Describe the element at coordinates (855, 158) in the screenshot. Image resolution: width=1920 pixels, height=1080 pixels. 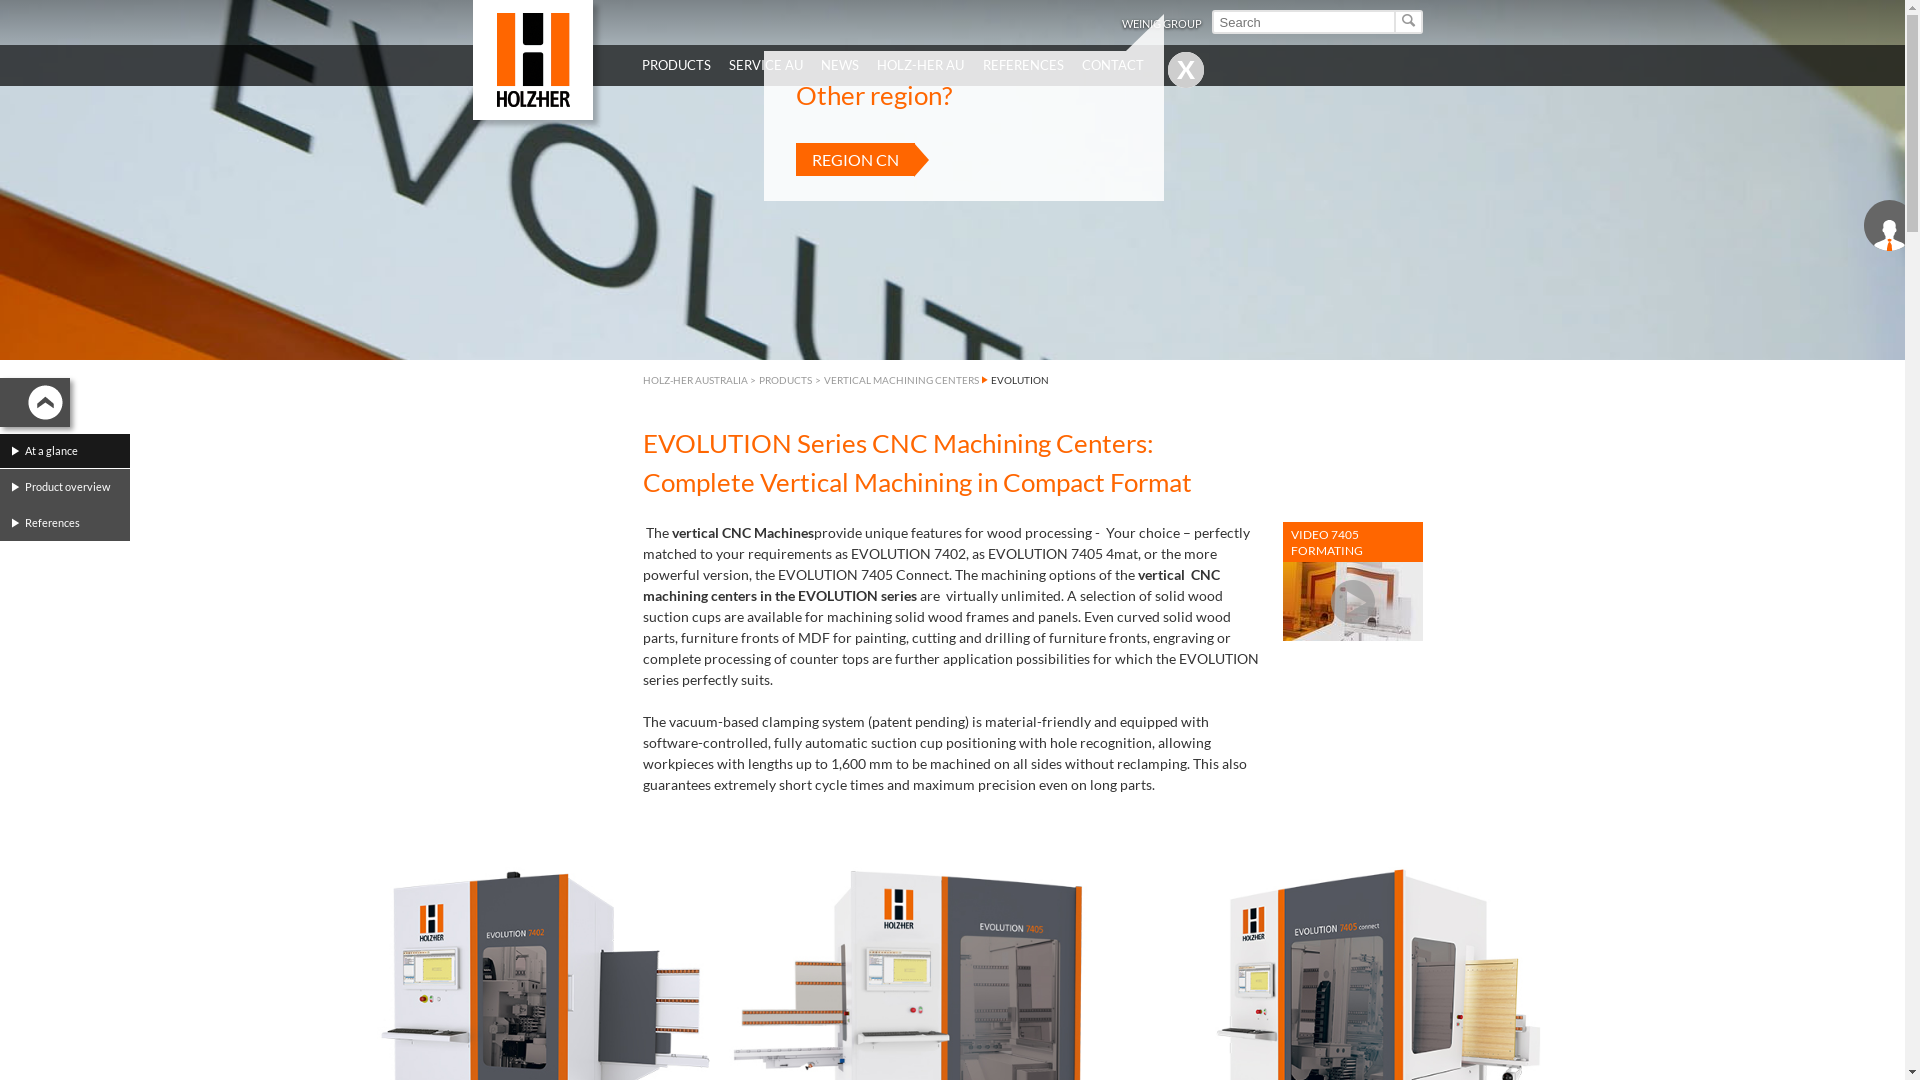
I see `'REGION CN'` at that location.